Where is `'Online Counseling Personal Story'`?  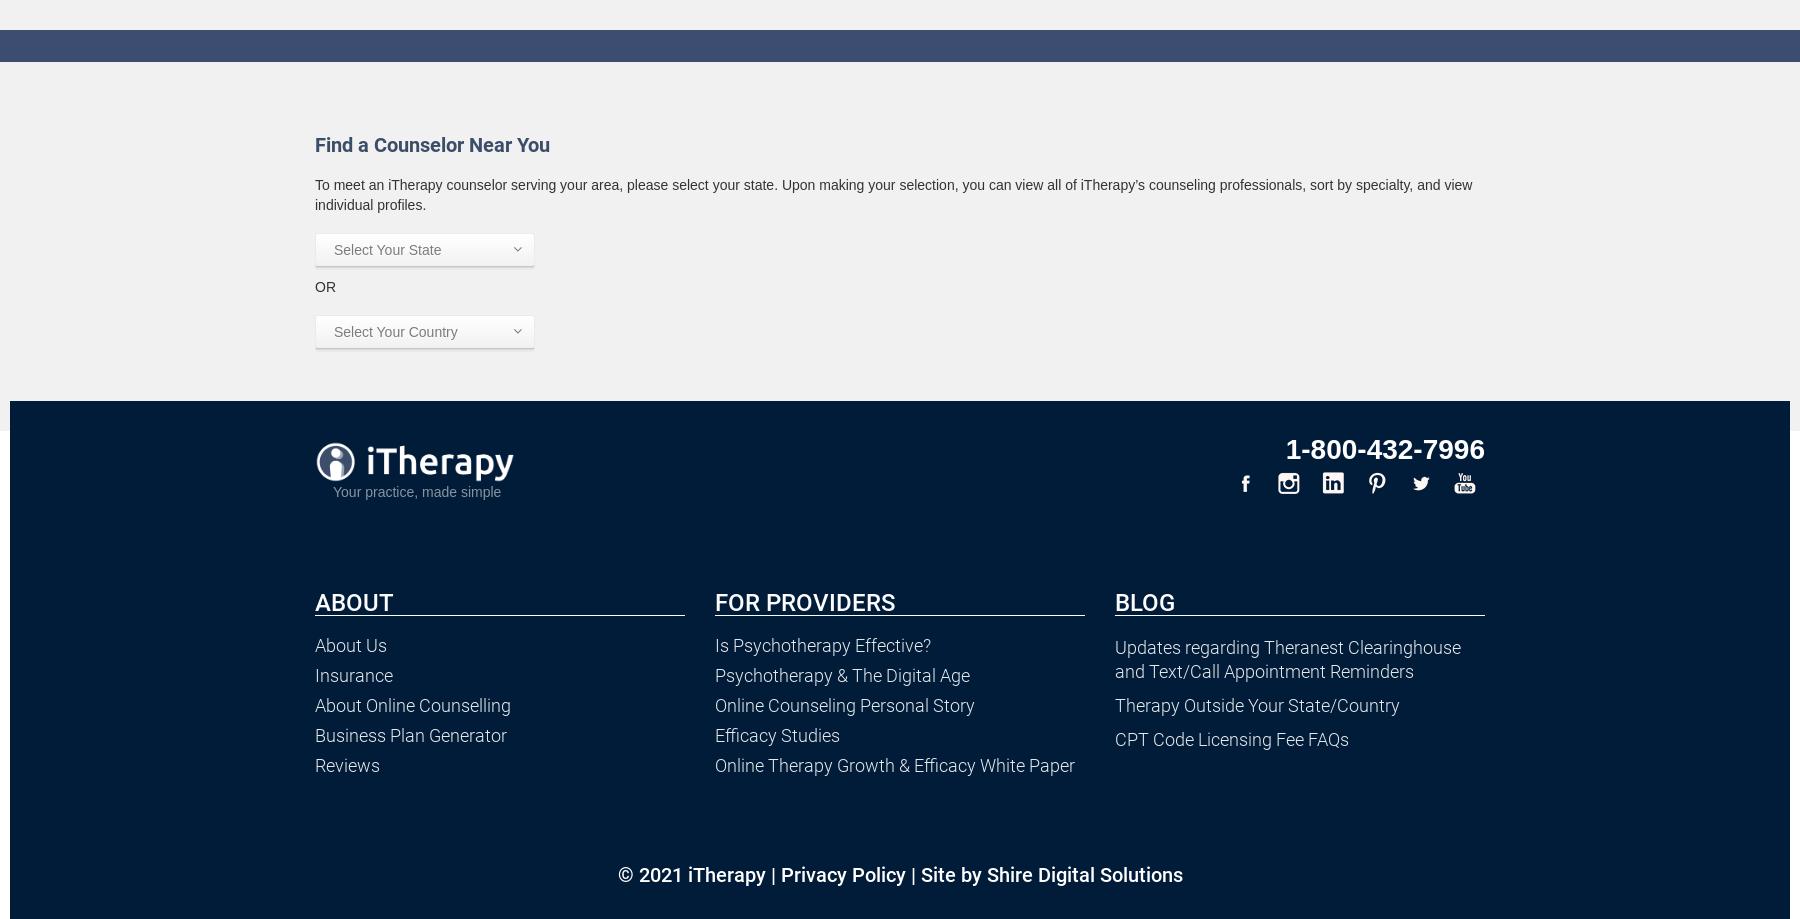
'Online Counseling Personal Story' is located at coordinates (844, 704).